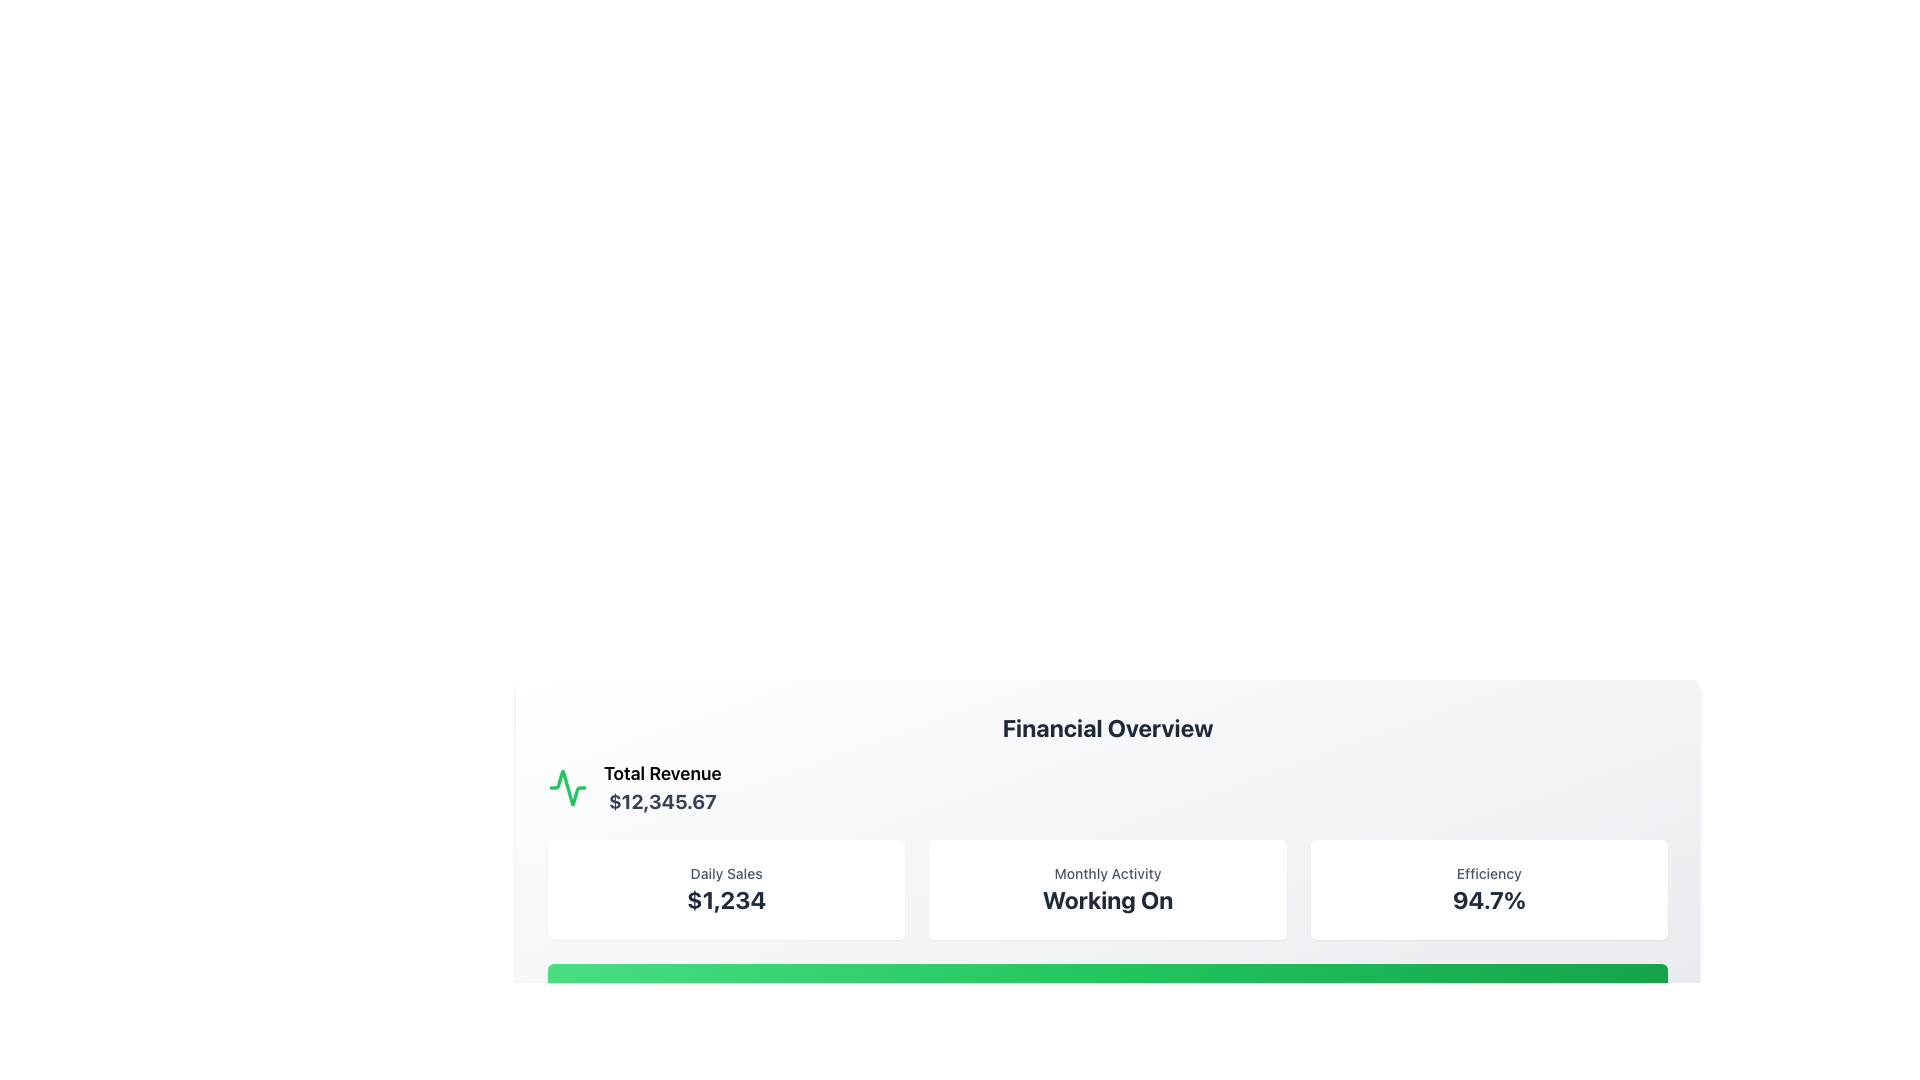 This screenshot has width=1920, height=1080. I want to click on header text 'Financial Overview' which is displayed in bold, large font at the top of the financial data summary section, so click(1107, 728).